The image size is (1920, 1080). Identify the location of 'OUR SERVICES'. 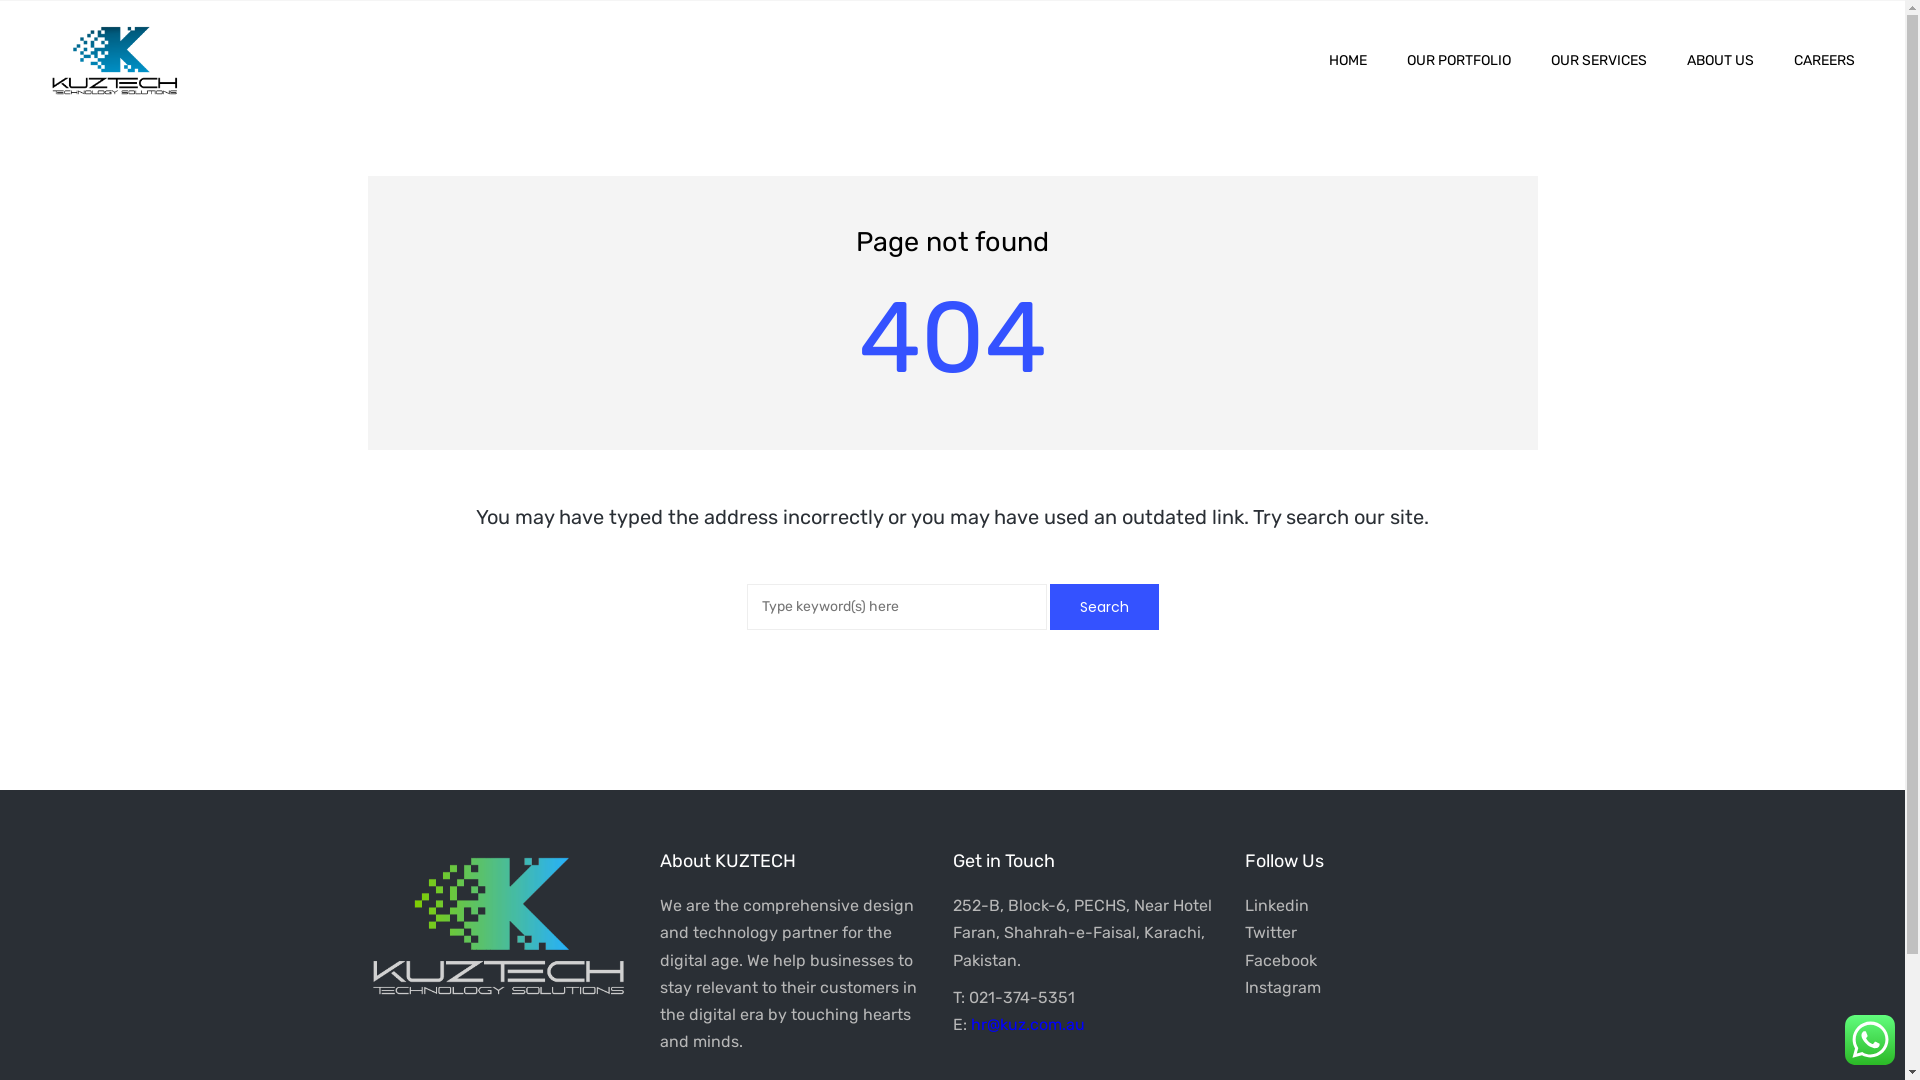
(1597, 60).